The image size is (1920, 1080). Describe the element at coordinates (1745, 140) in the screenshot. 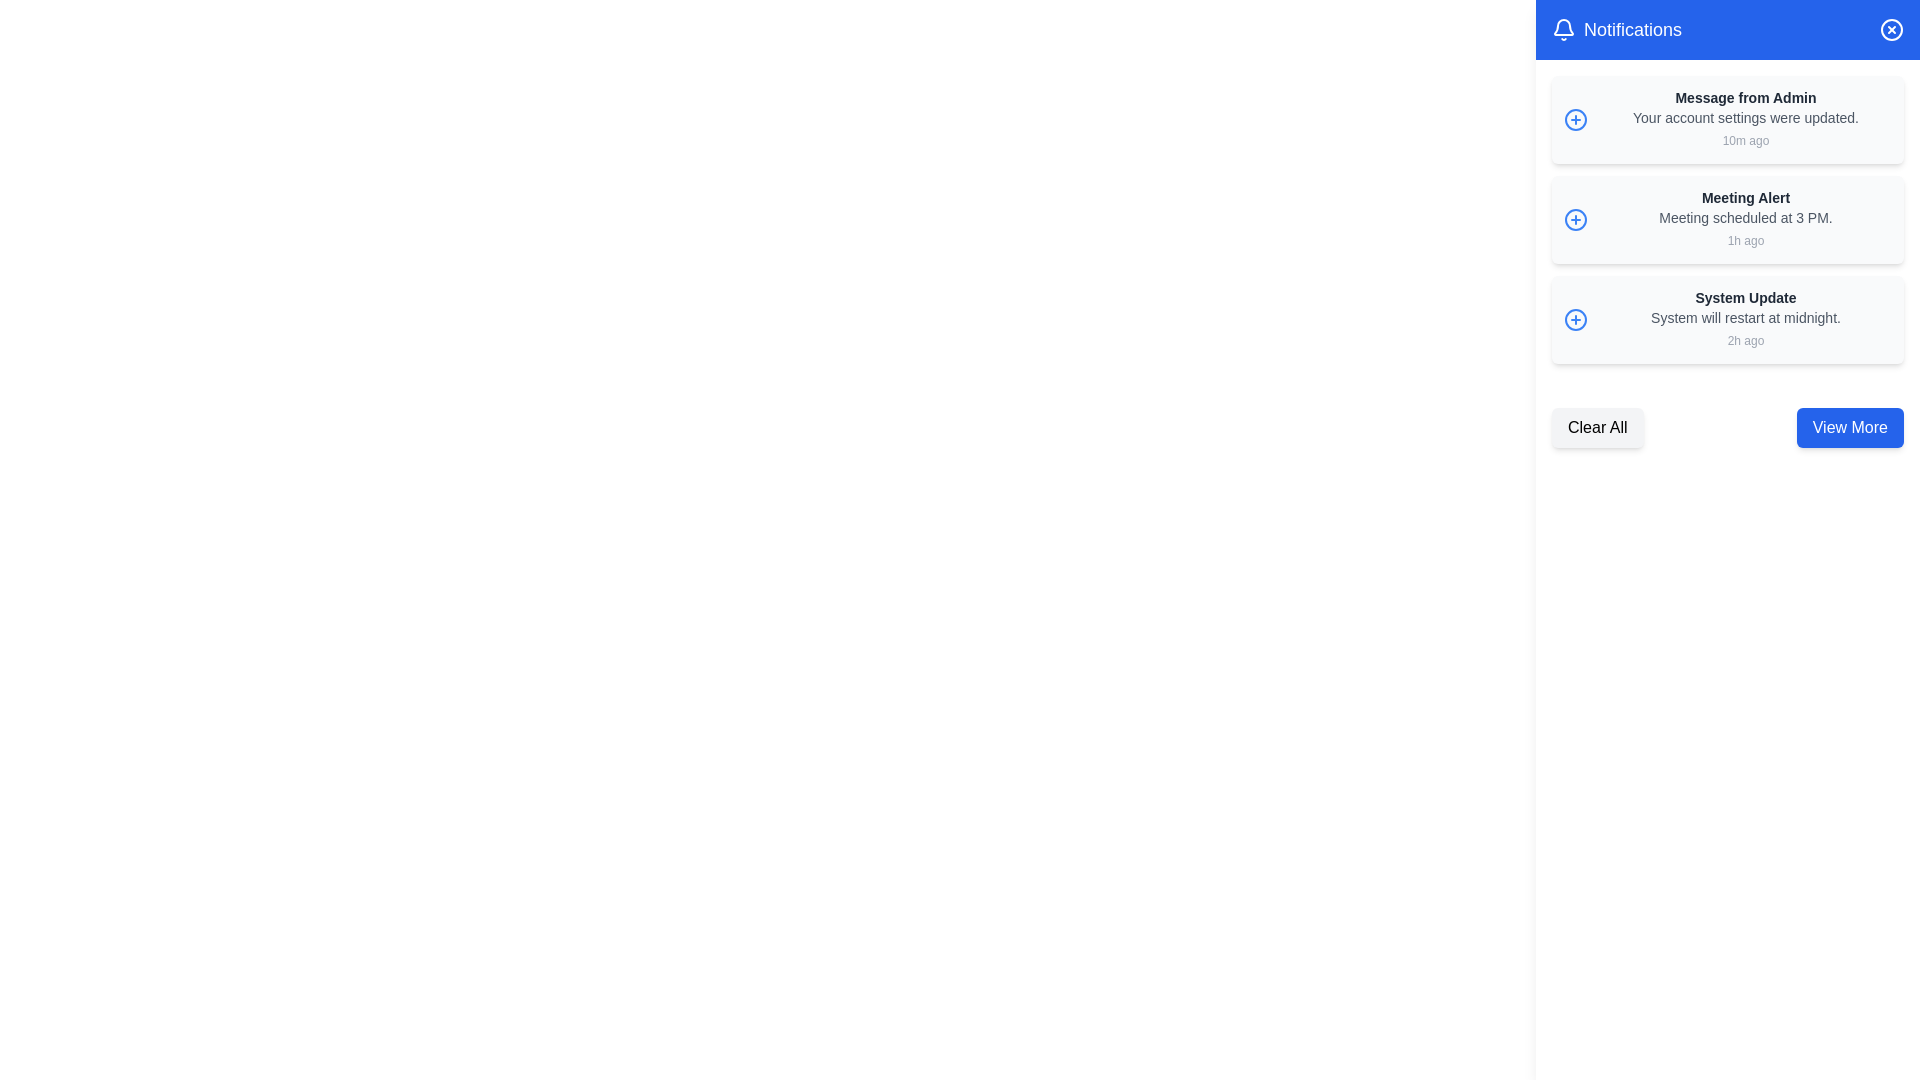

I see `the text label displaying '10m ago' in light gray color, located at the bottom-right of the first notification item under the title 'Message from Admin'` at that location.